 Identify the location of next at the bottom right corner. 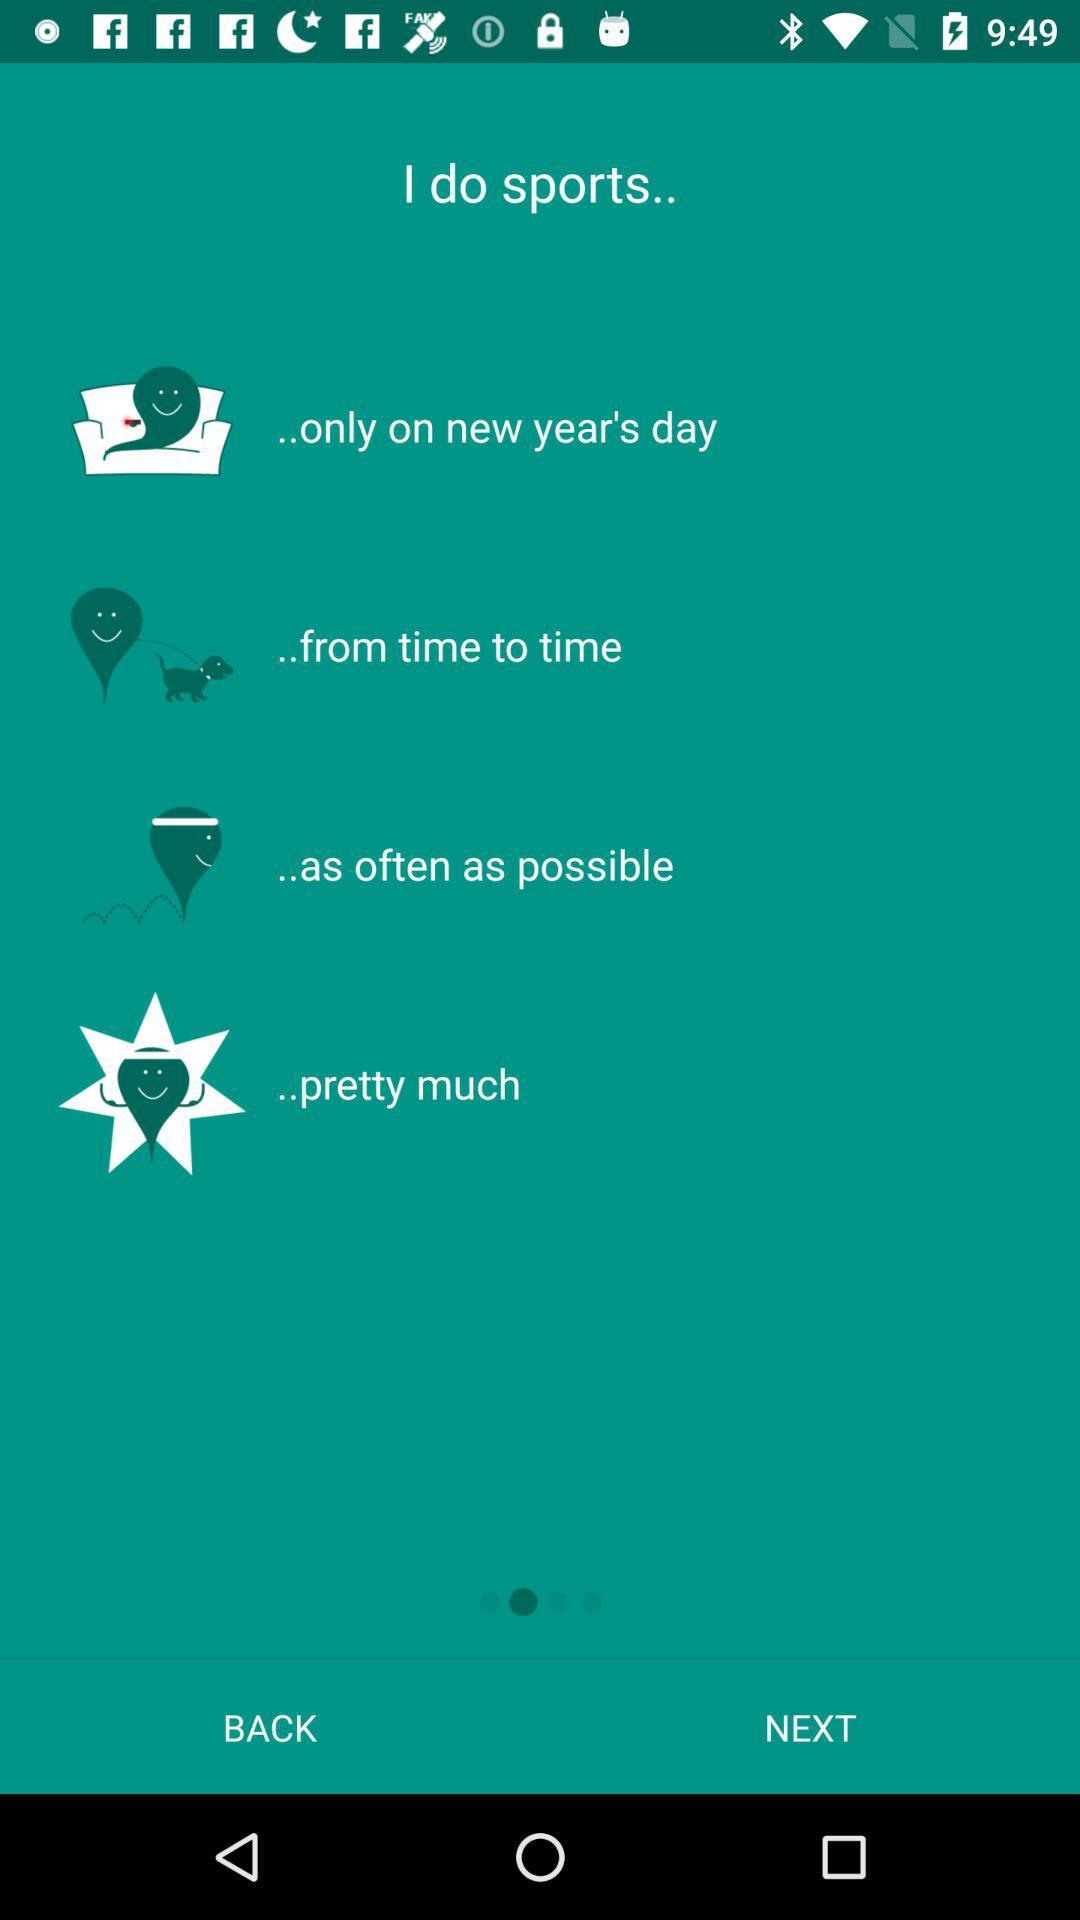
(810, 1726).